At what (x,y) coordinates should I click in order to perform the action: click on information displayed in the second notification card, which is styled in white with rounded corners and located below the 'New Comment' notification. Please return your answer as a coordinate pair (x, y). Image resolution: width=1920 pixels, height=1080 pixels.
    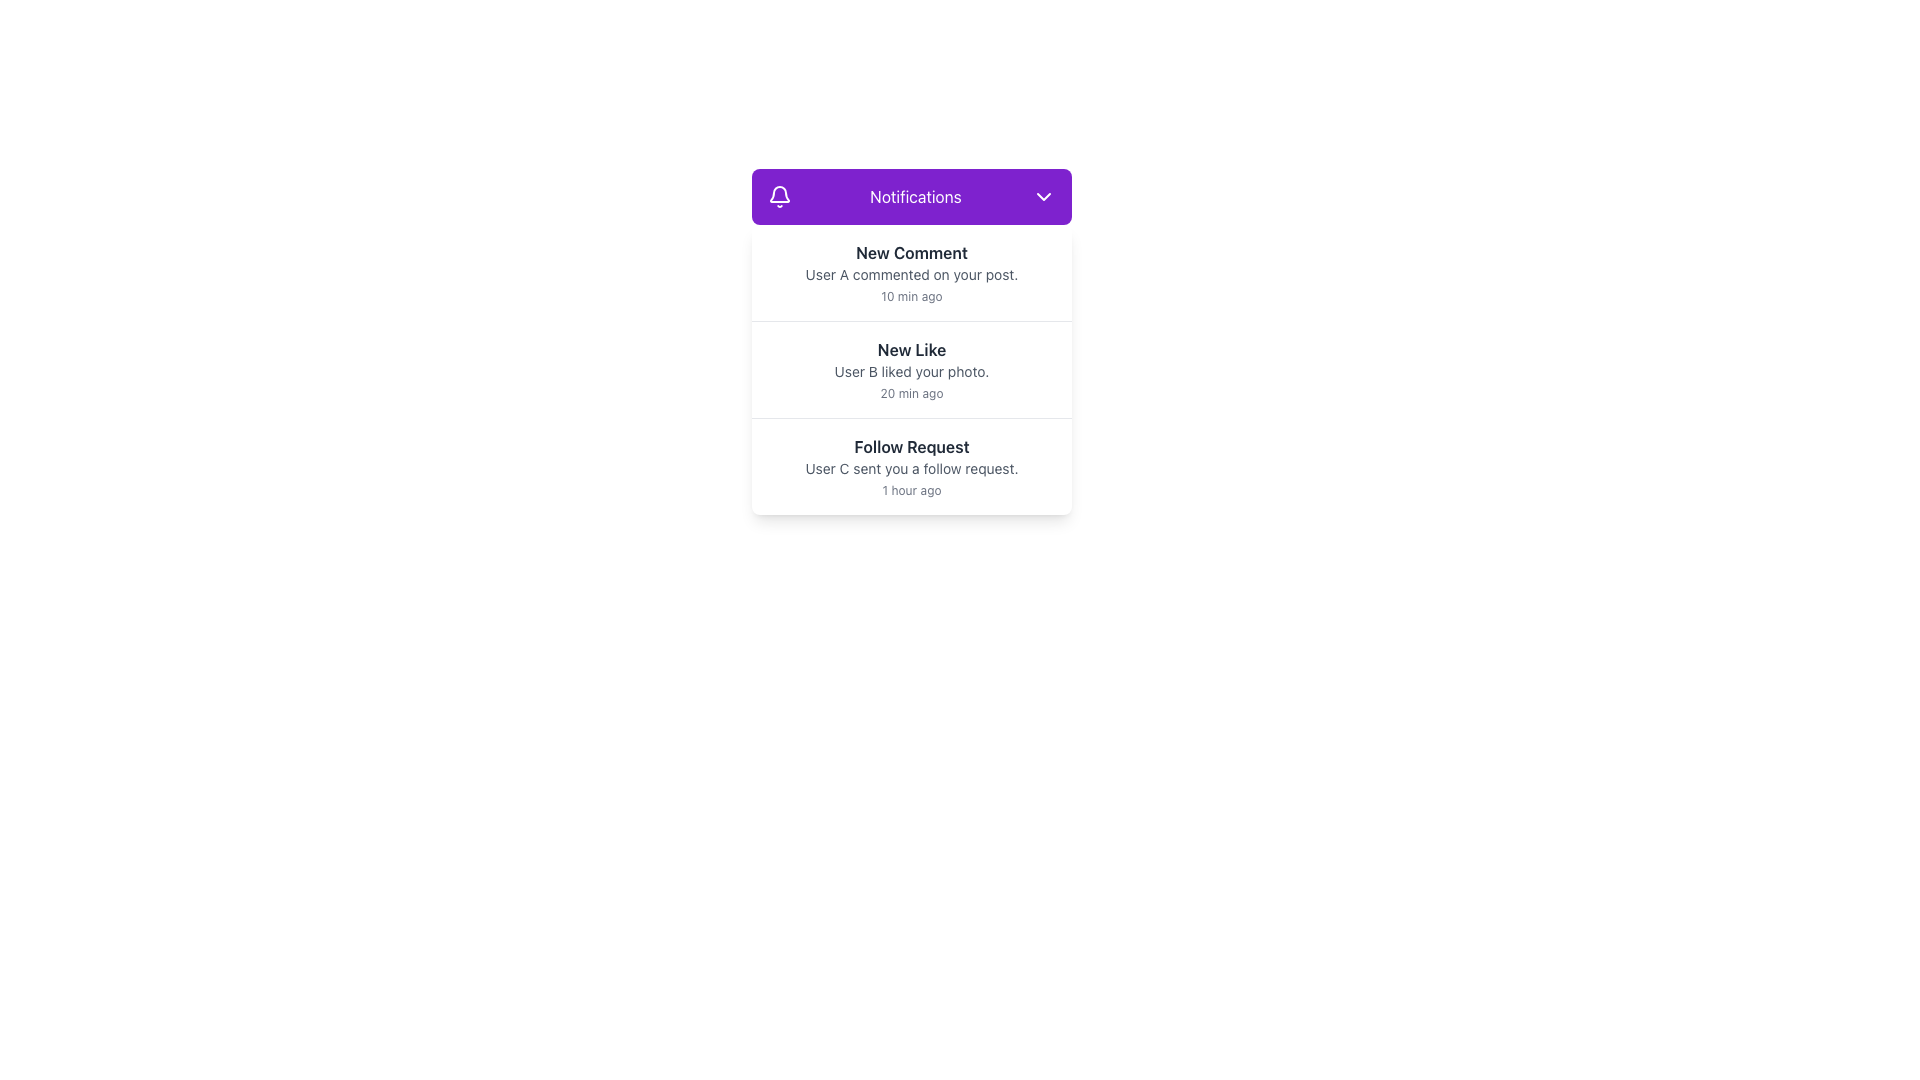
    Looking at the image, I should click on (911, 370).